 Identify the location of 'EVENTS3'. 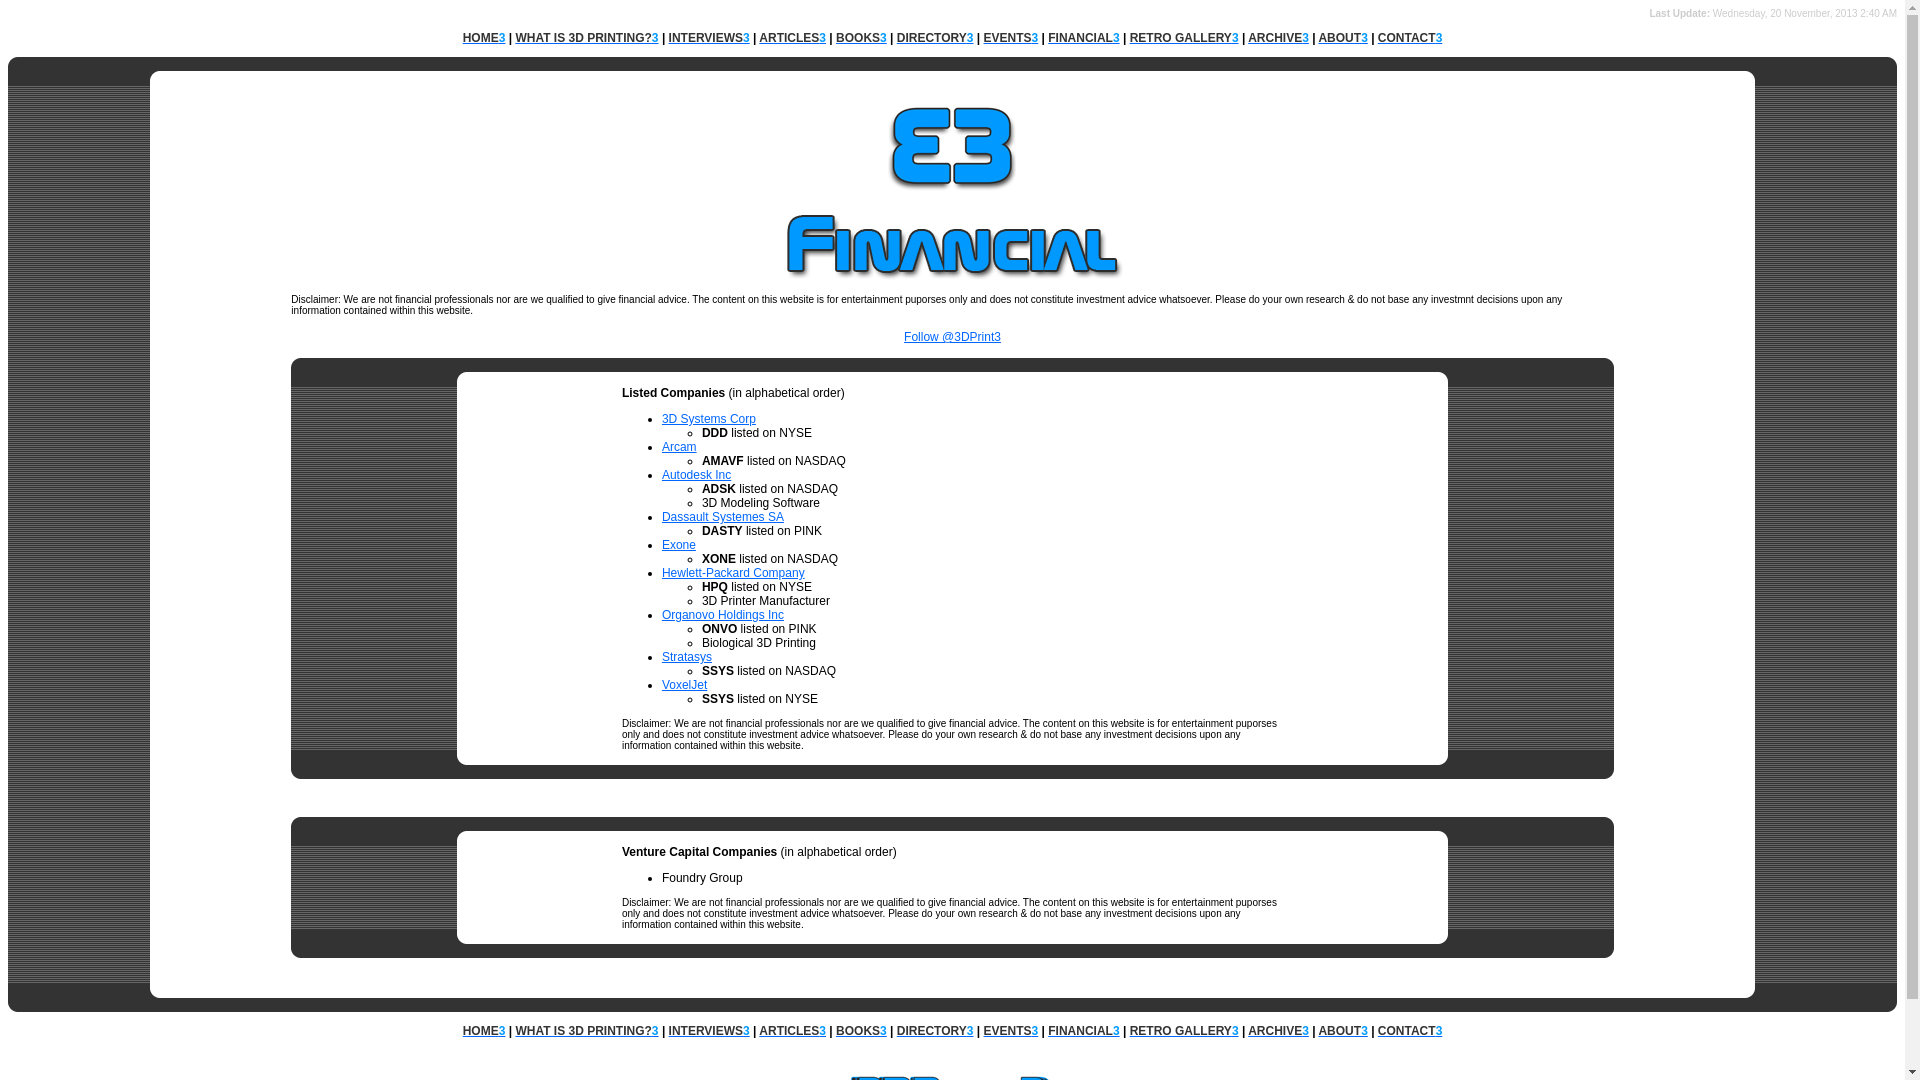
(1011, 38).